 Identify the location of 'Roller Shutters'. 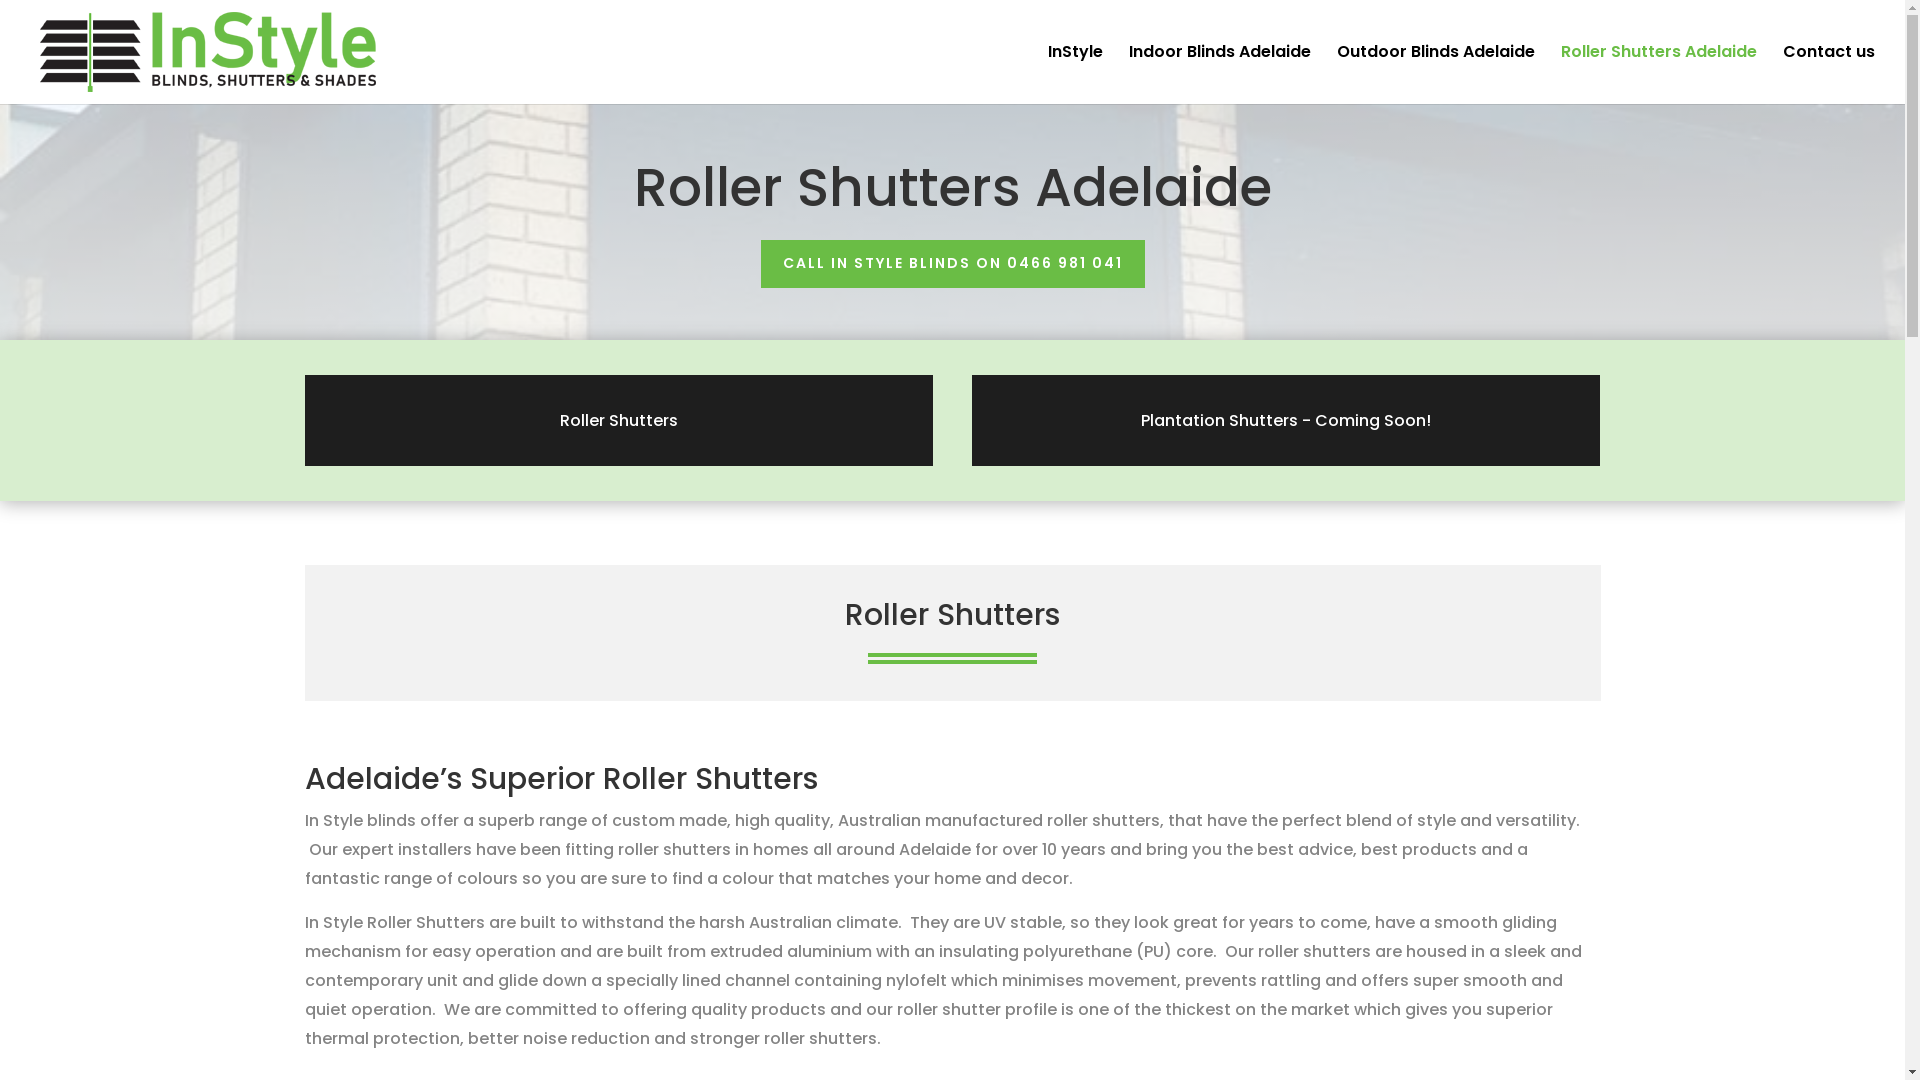
(618, 419).